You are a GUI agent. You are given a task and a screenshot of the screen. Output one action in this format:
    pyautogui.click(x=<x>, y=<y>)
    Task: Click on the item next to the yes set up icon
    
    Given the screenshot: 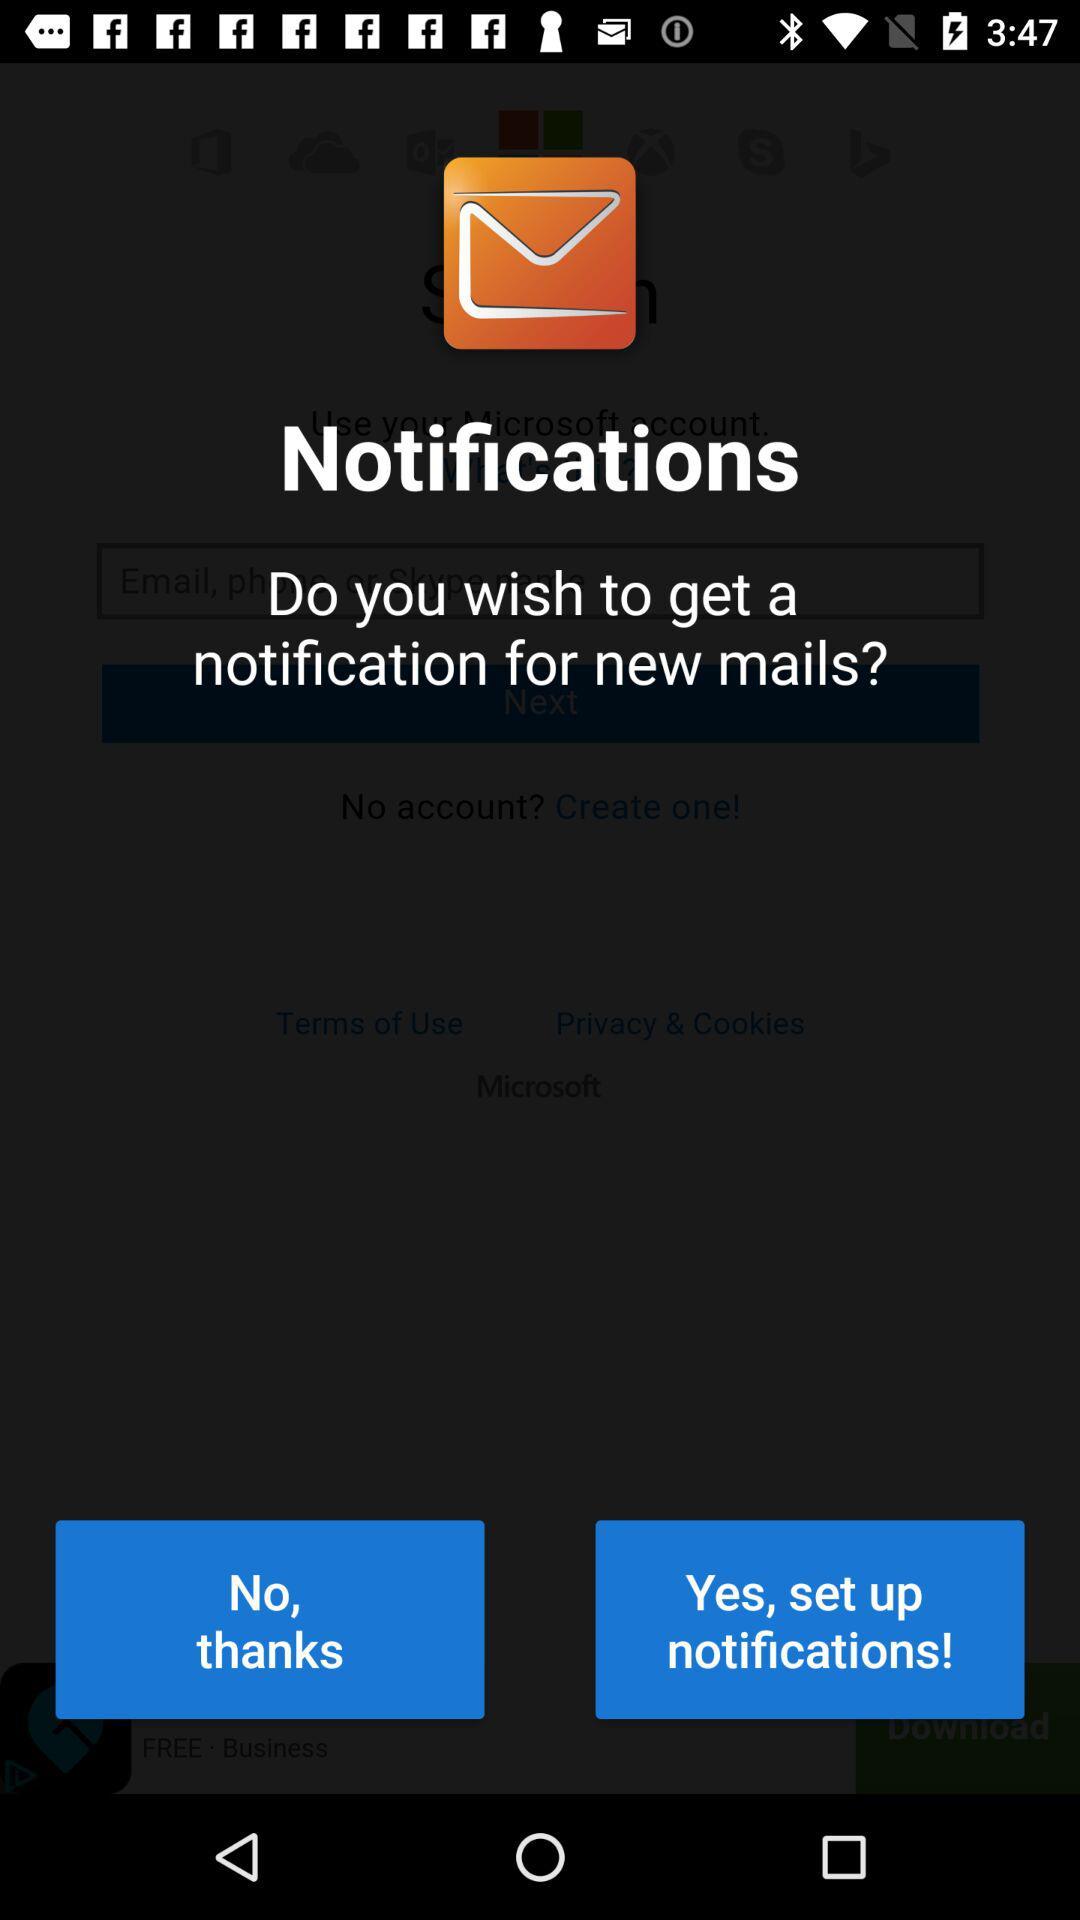 What is the action you would take?
    pyautogui.click(x=270, y=1619)
    